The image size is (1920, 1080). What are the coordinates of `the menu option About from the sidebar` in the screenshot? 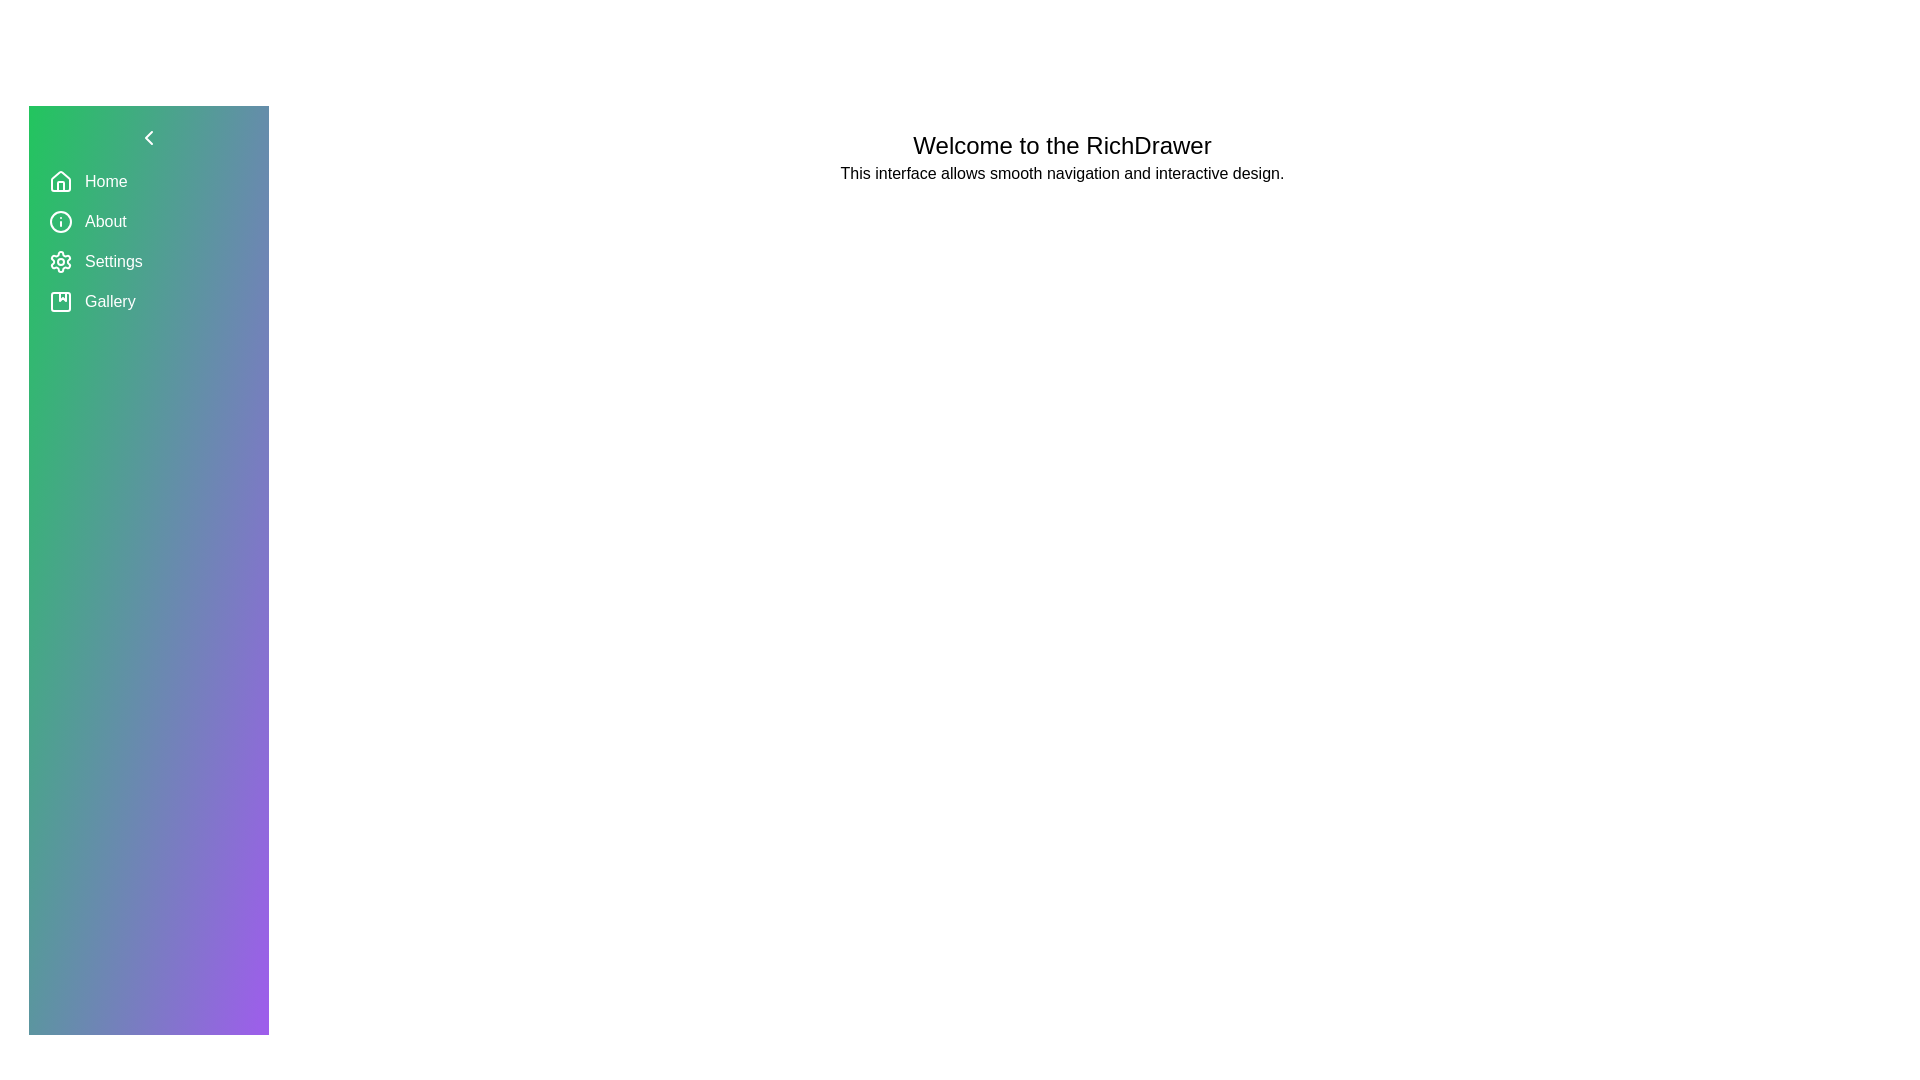 It's located at (147, 222).